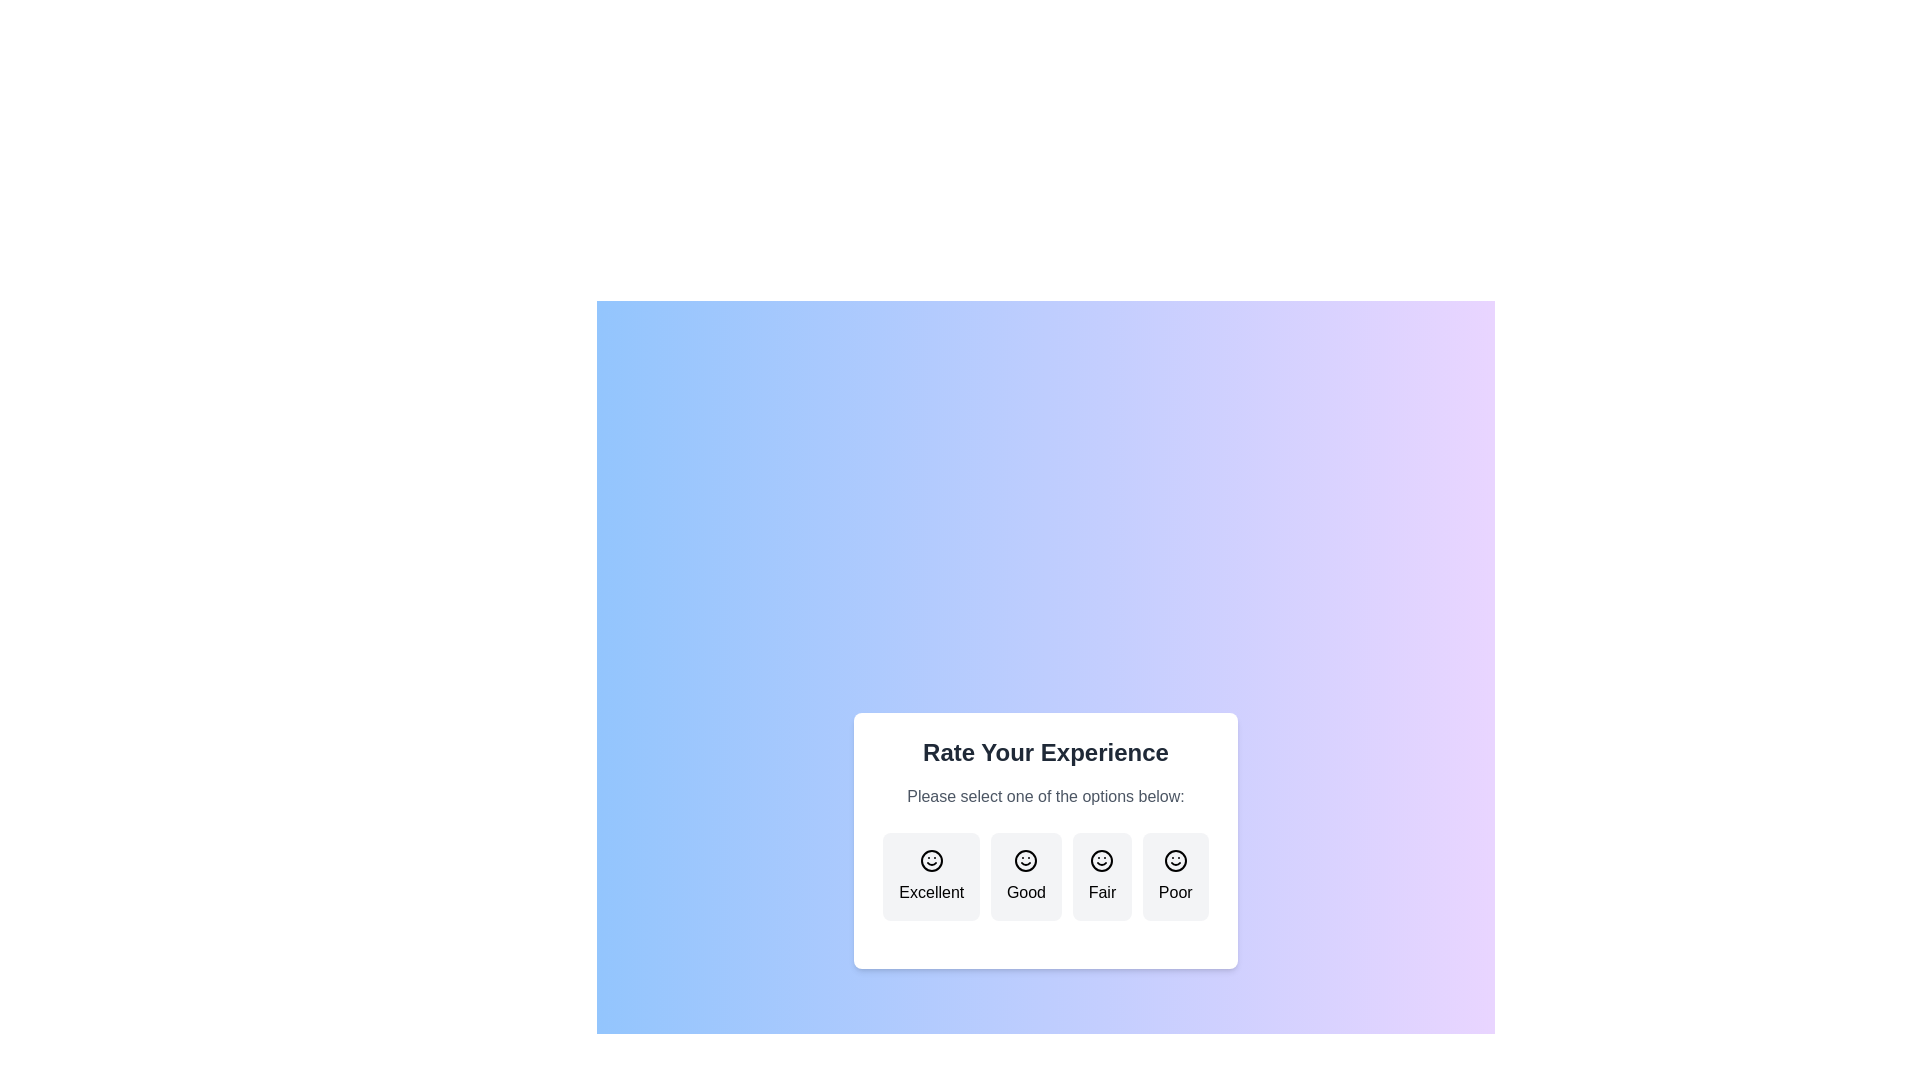 This screenshot has width=1920, height=1080. I want to click on the smiley face icon representing the 'Poor' feedback option located within the feedback rating system, so click(1175, 859).